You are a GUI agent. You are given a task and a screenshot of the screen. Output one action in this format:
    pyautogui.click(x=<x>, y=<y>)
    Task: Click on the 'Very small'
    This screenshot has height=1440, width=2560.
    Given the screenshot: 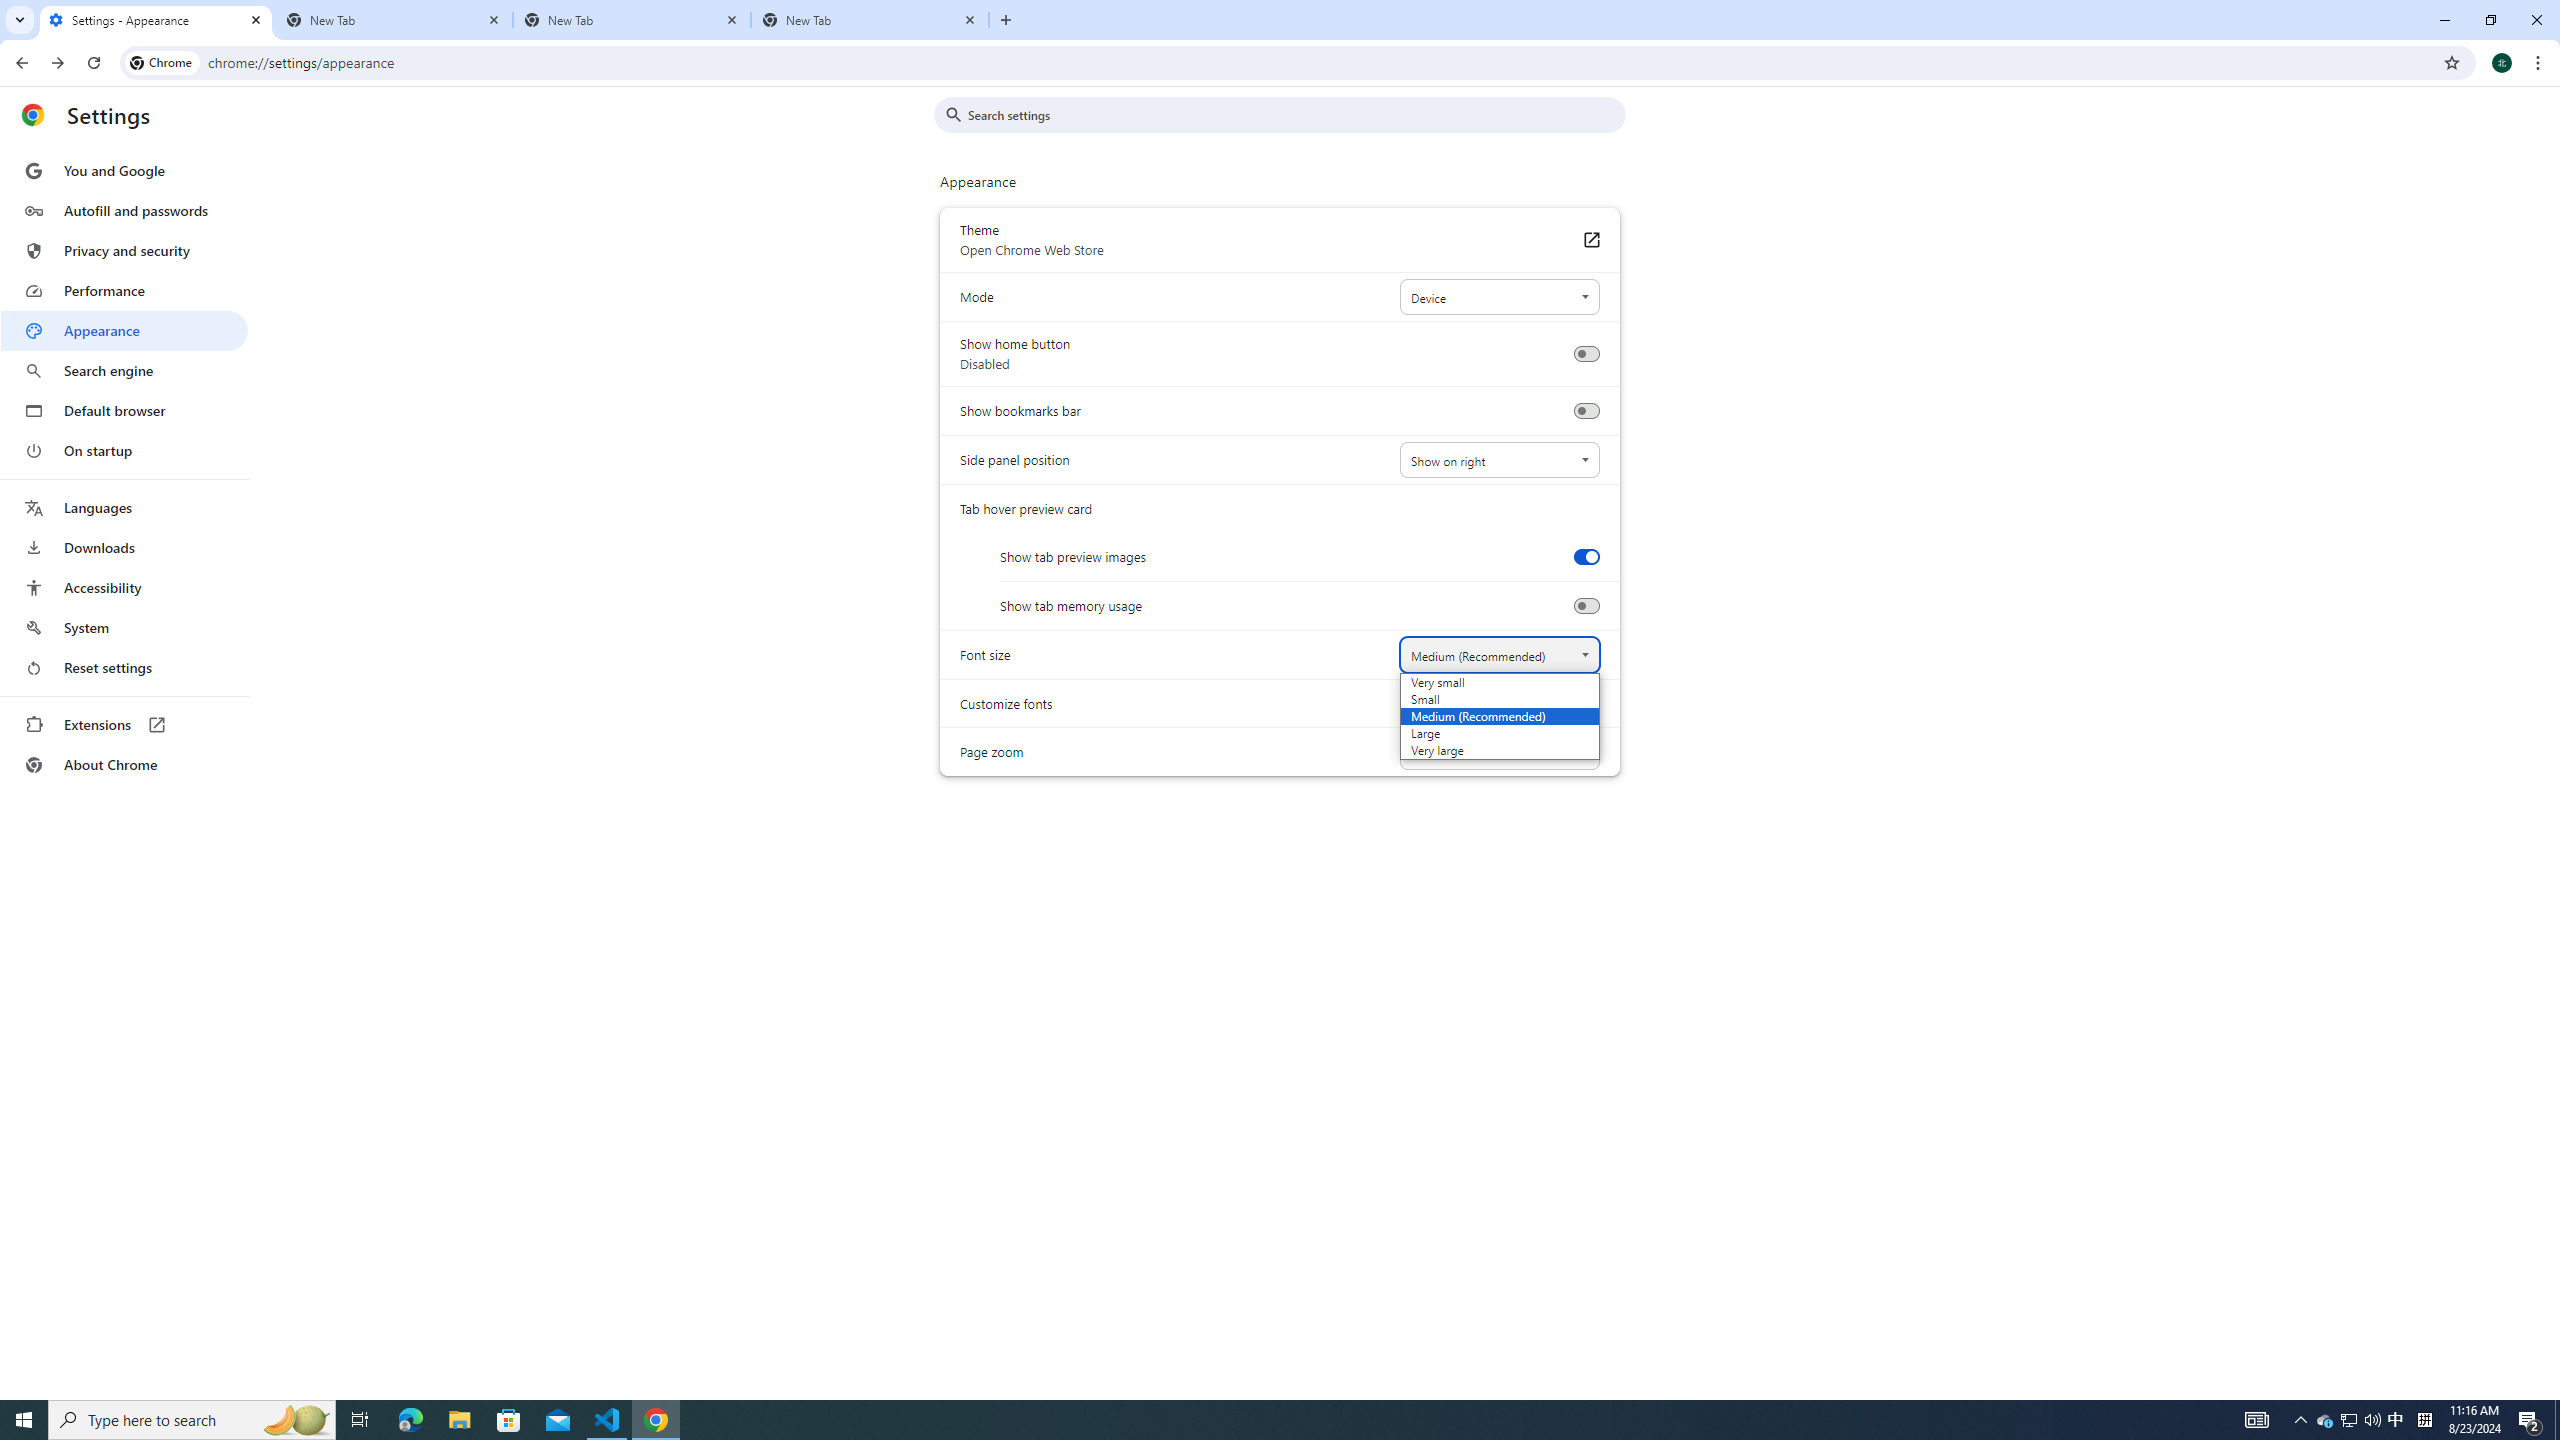 What is the action you would take?
    pyautogui.click(x=1472, y=681)
    